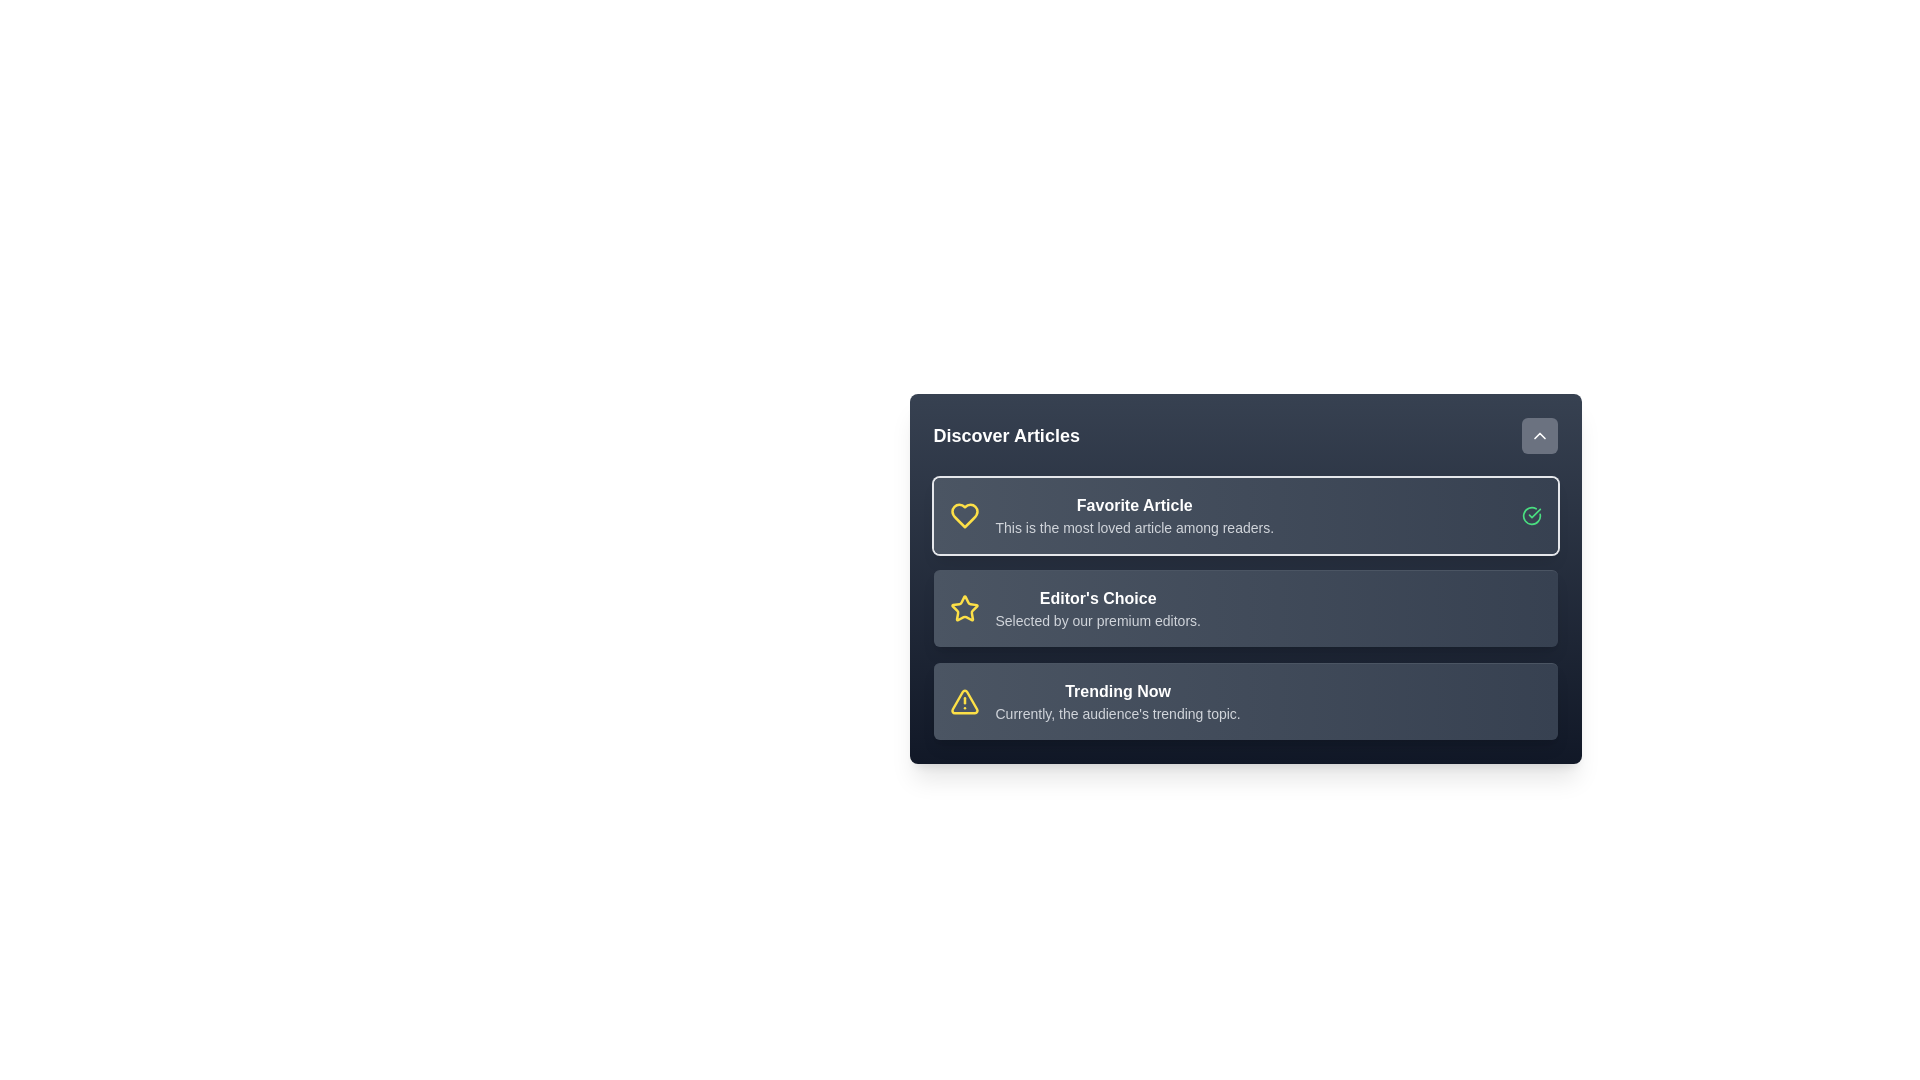  I want to click on the article titled Trending Now, so click(1244, 700).